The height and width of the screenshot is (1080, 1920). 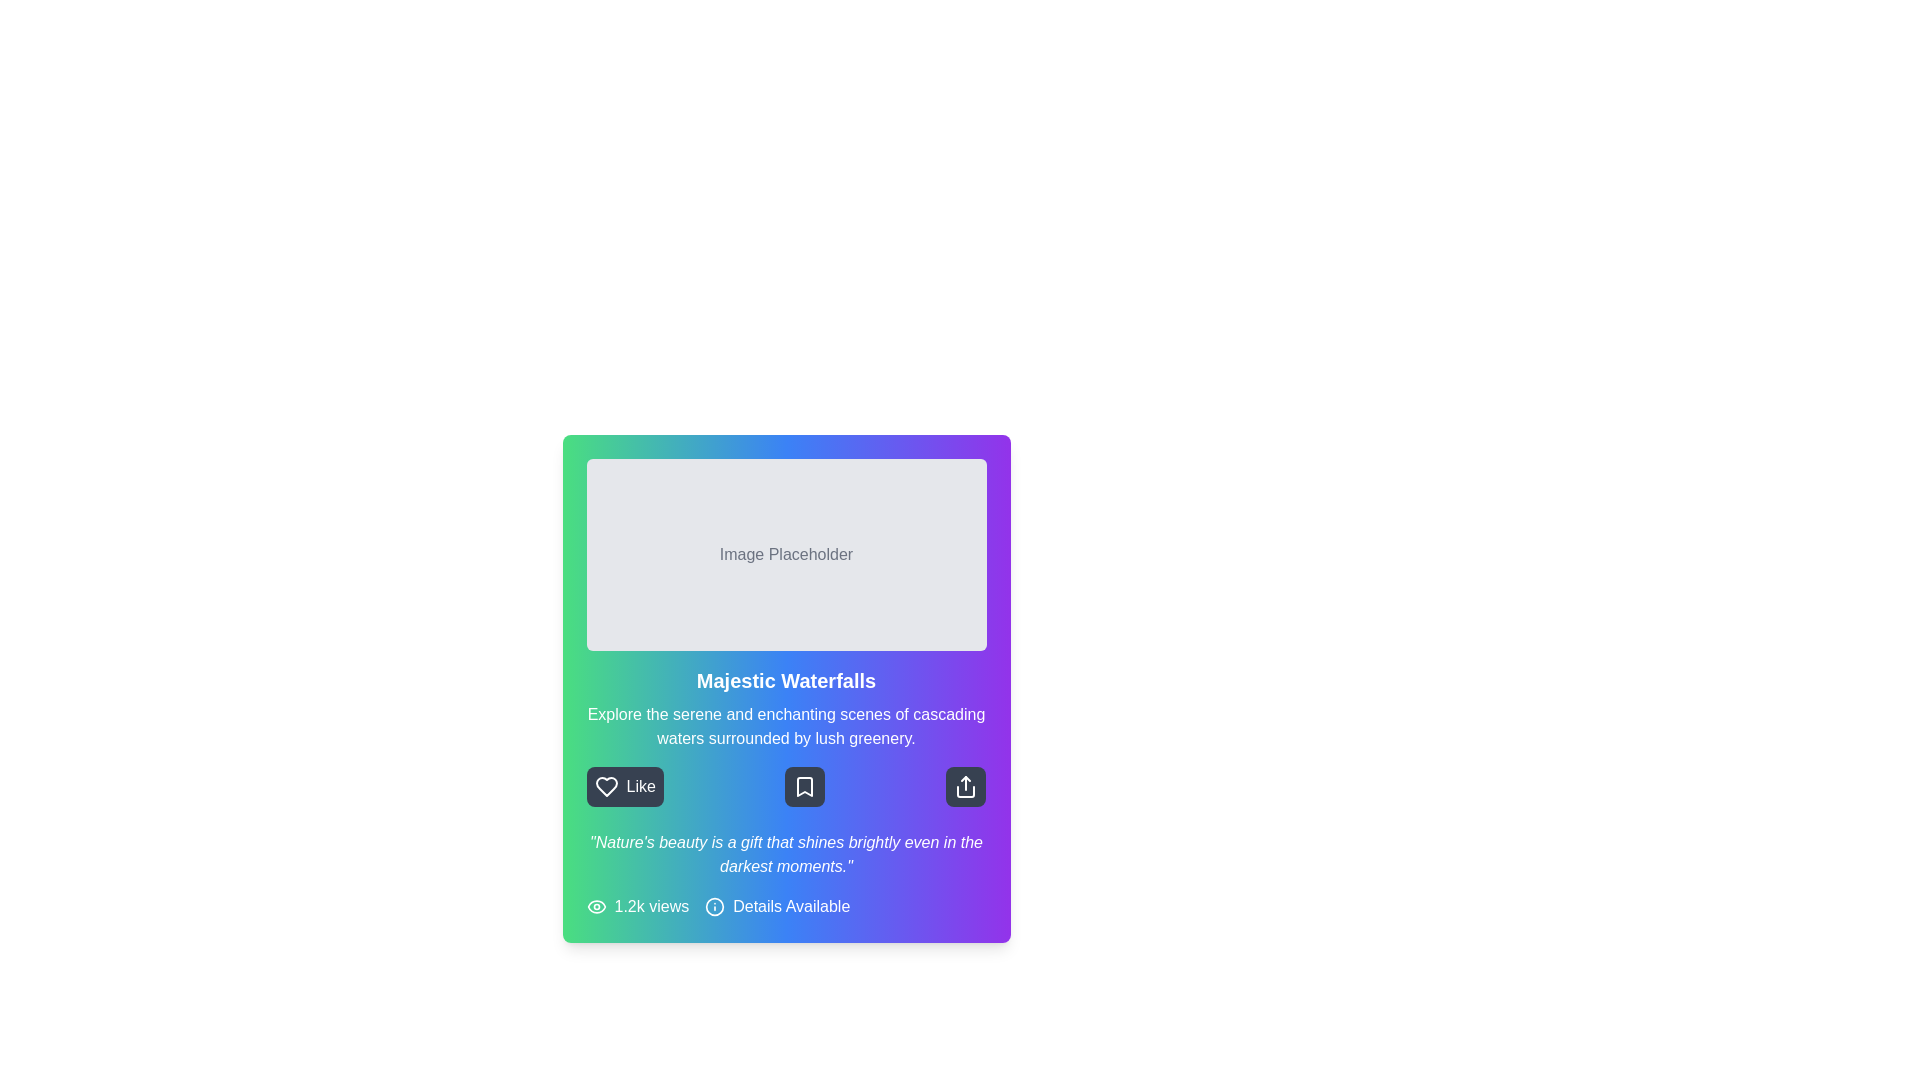 I want to click on the informational label that consists of an info icon and the text 'Details Available', located at the bottom right of the card, so click(x=776, y=906).